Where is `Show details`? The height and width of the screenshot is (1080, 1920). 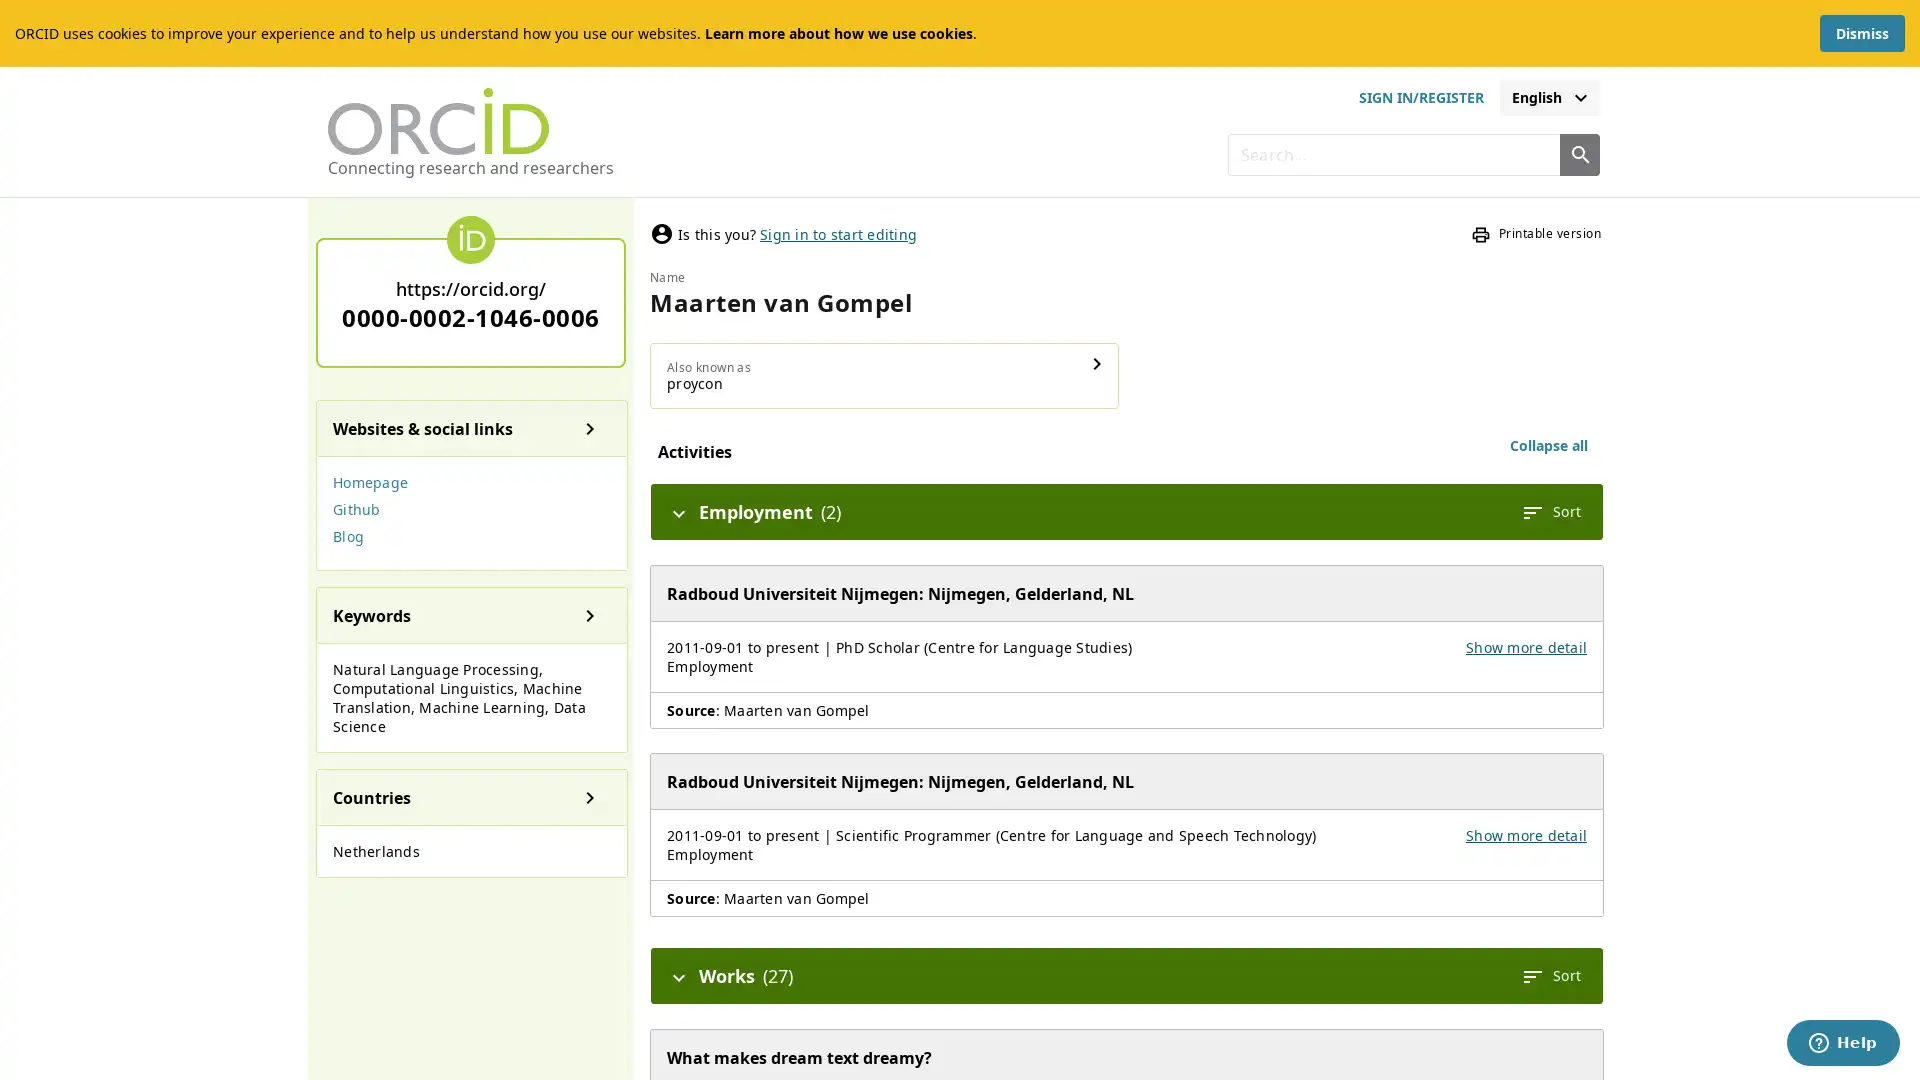
Show details is located at coordinates (589, 796).